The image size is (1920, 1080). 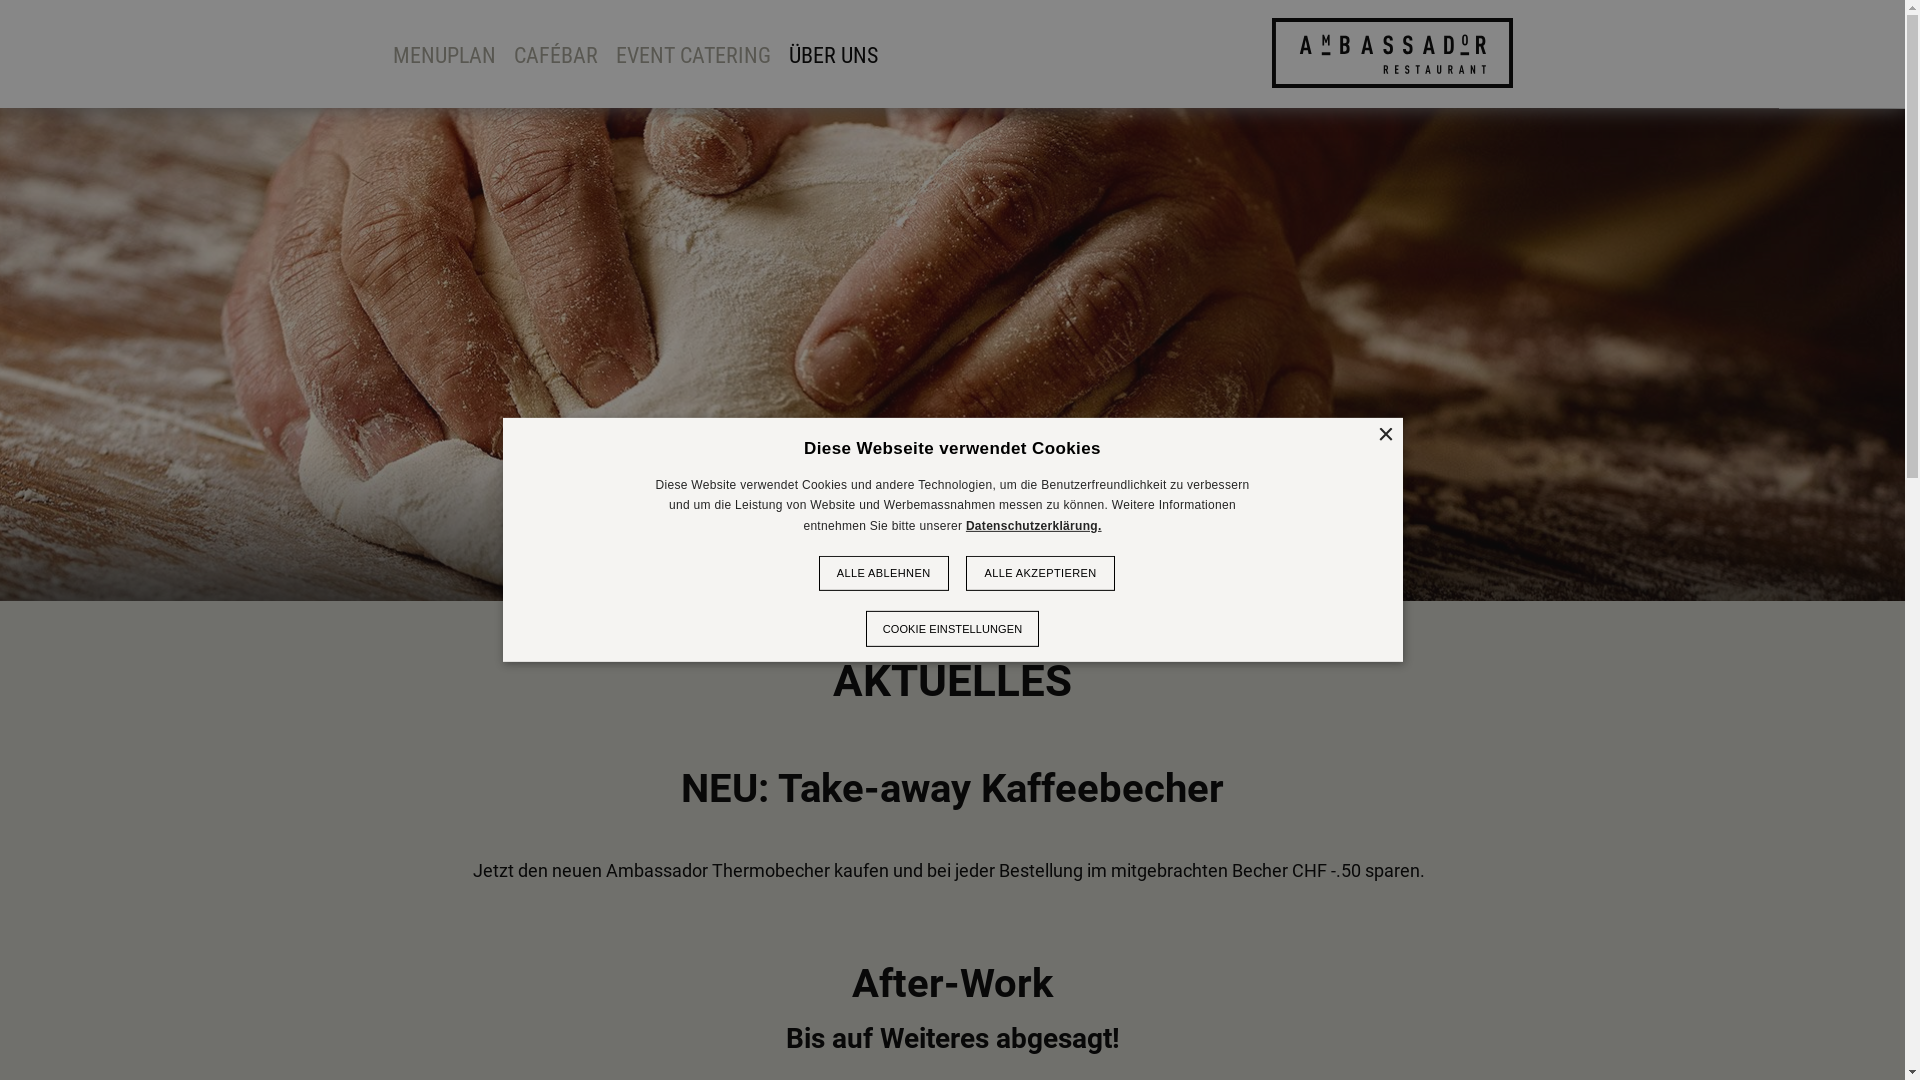 I want to click on 'MENUPLAN', so click(x=392, y=53).